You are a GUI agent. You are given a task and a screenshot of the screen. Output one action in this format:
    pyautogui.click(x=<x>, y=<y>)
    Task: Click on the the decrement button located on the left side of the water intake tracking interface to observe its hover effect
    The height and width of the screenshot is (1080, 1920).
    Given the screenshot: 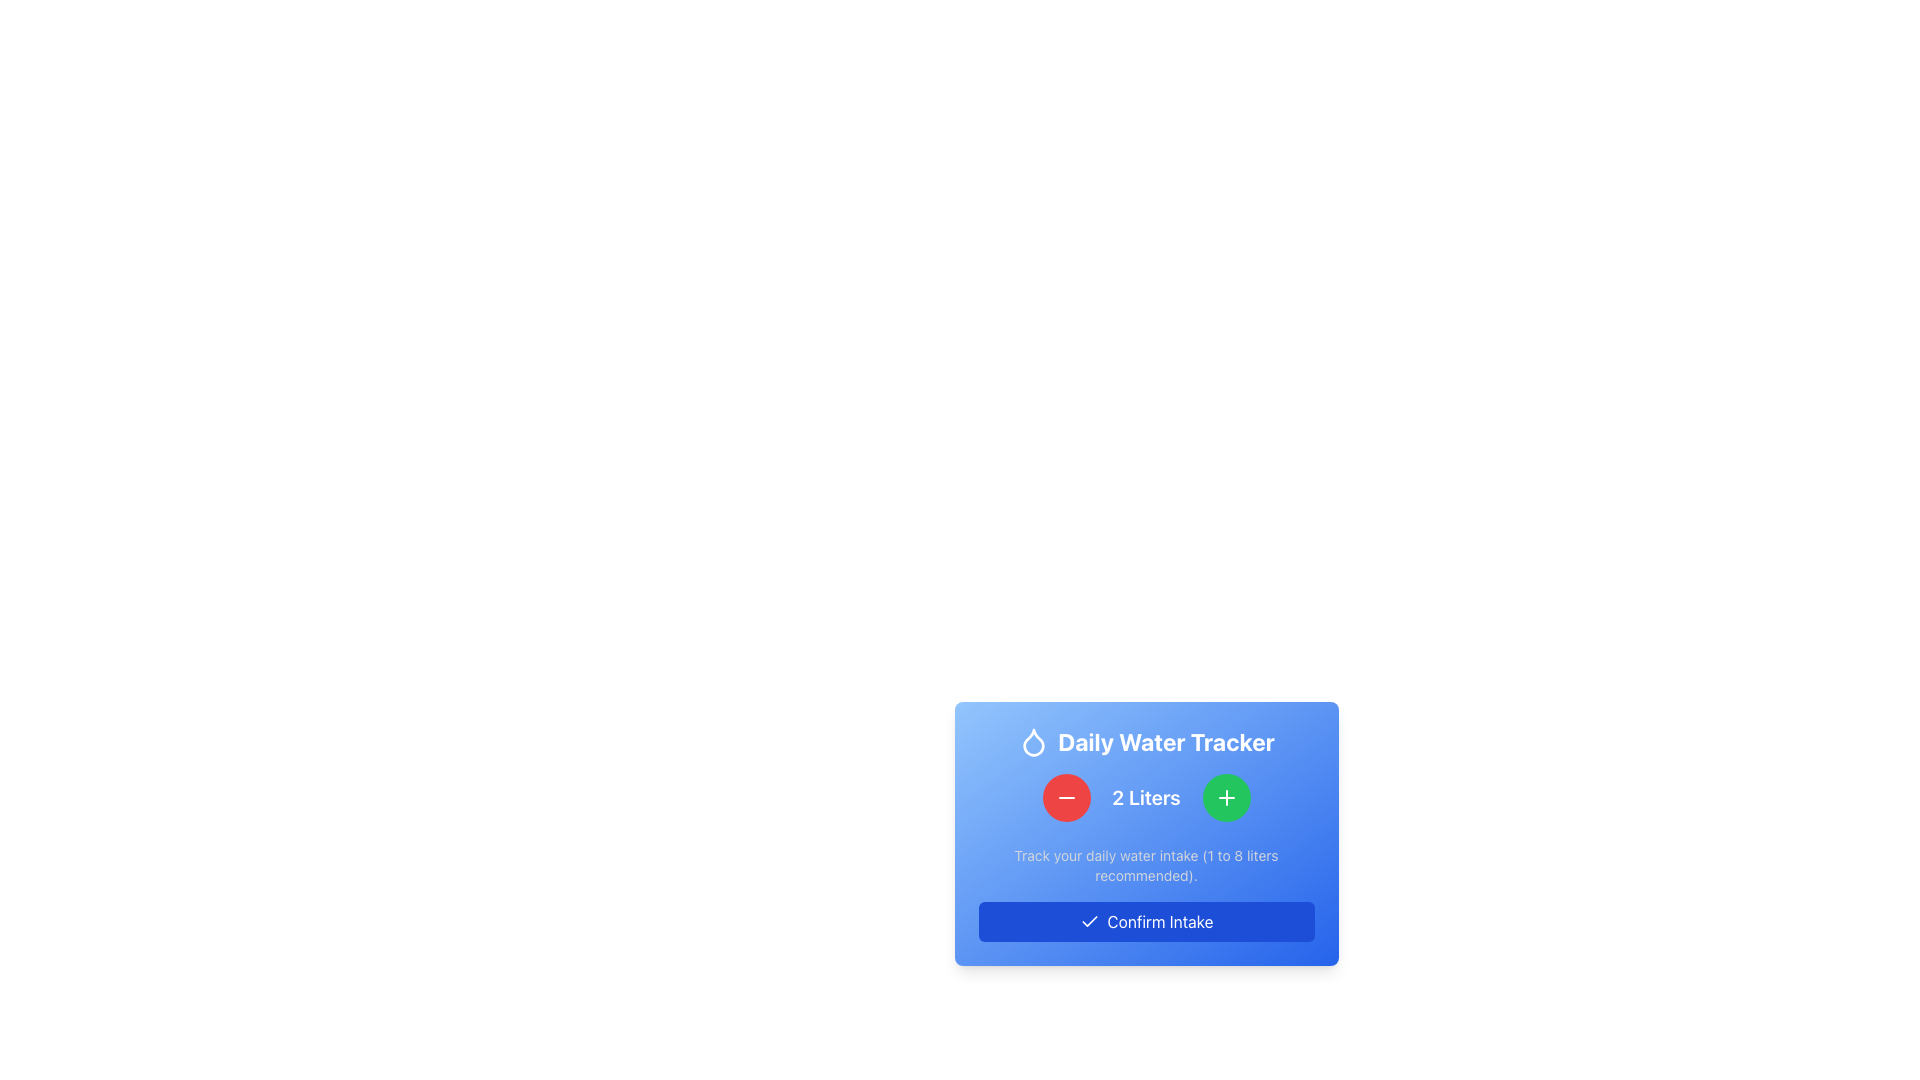 What is the action you would take?
    pyautogui.click(x=1065, y=797)
    